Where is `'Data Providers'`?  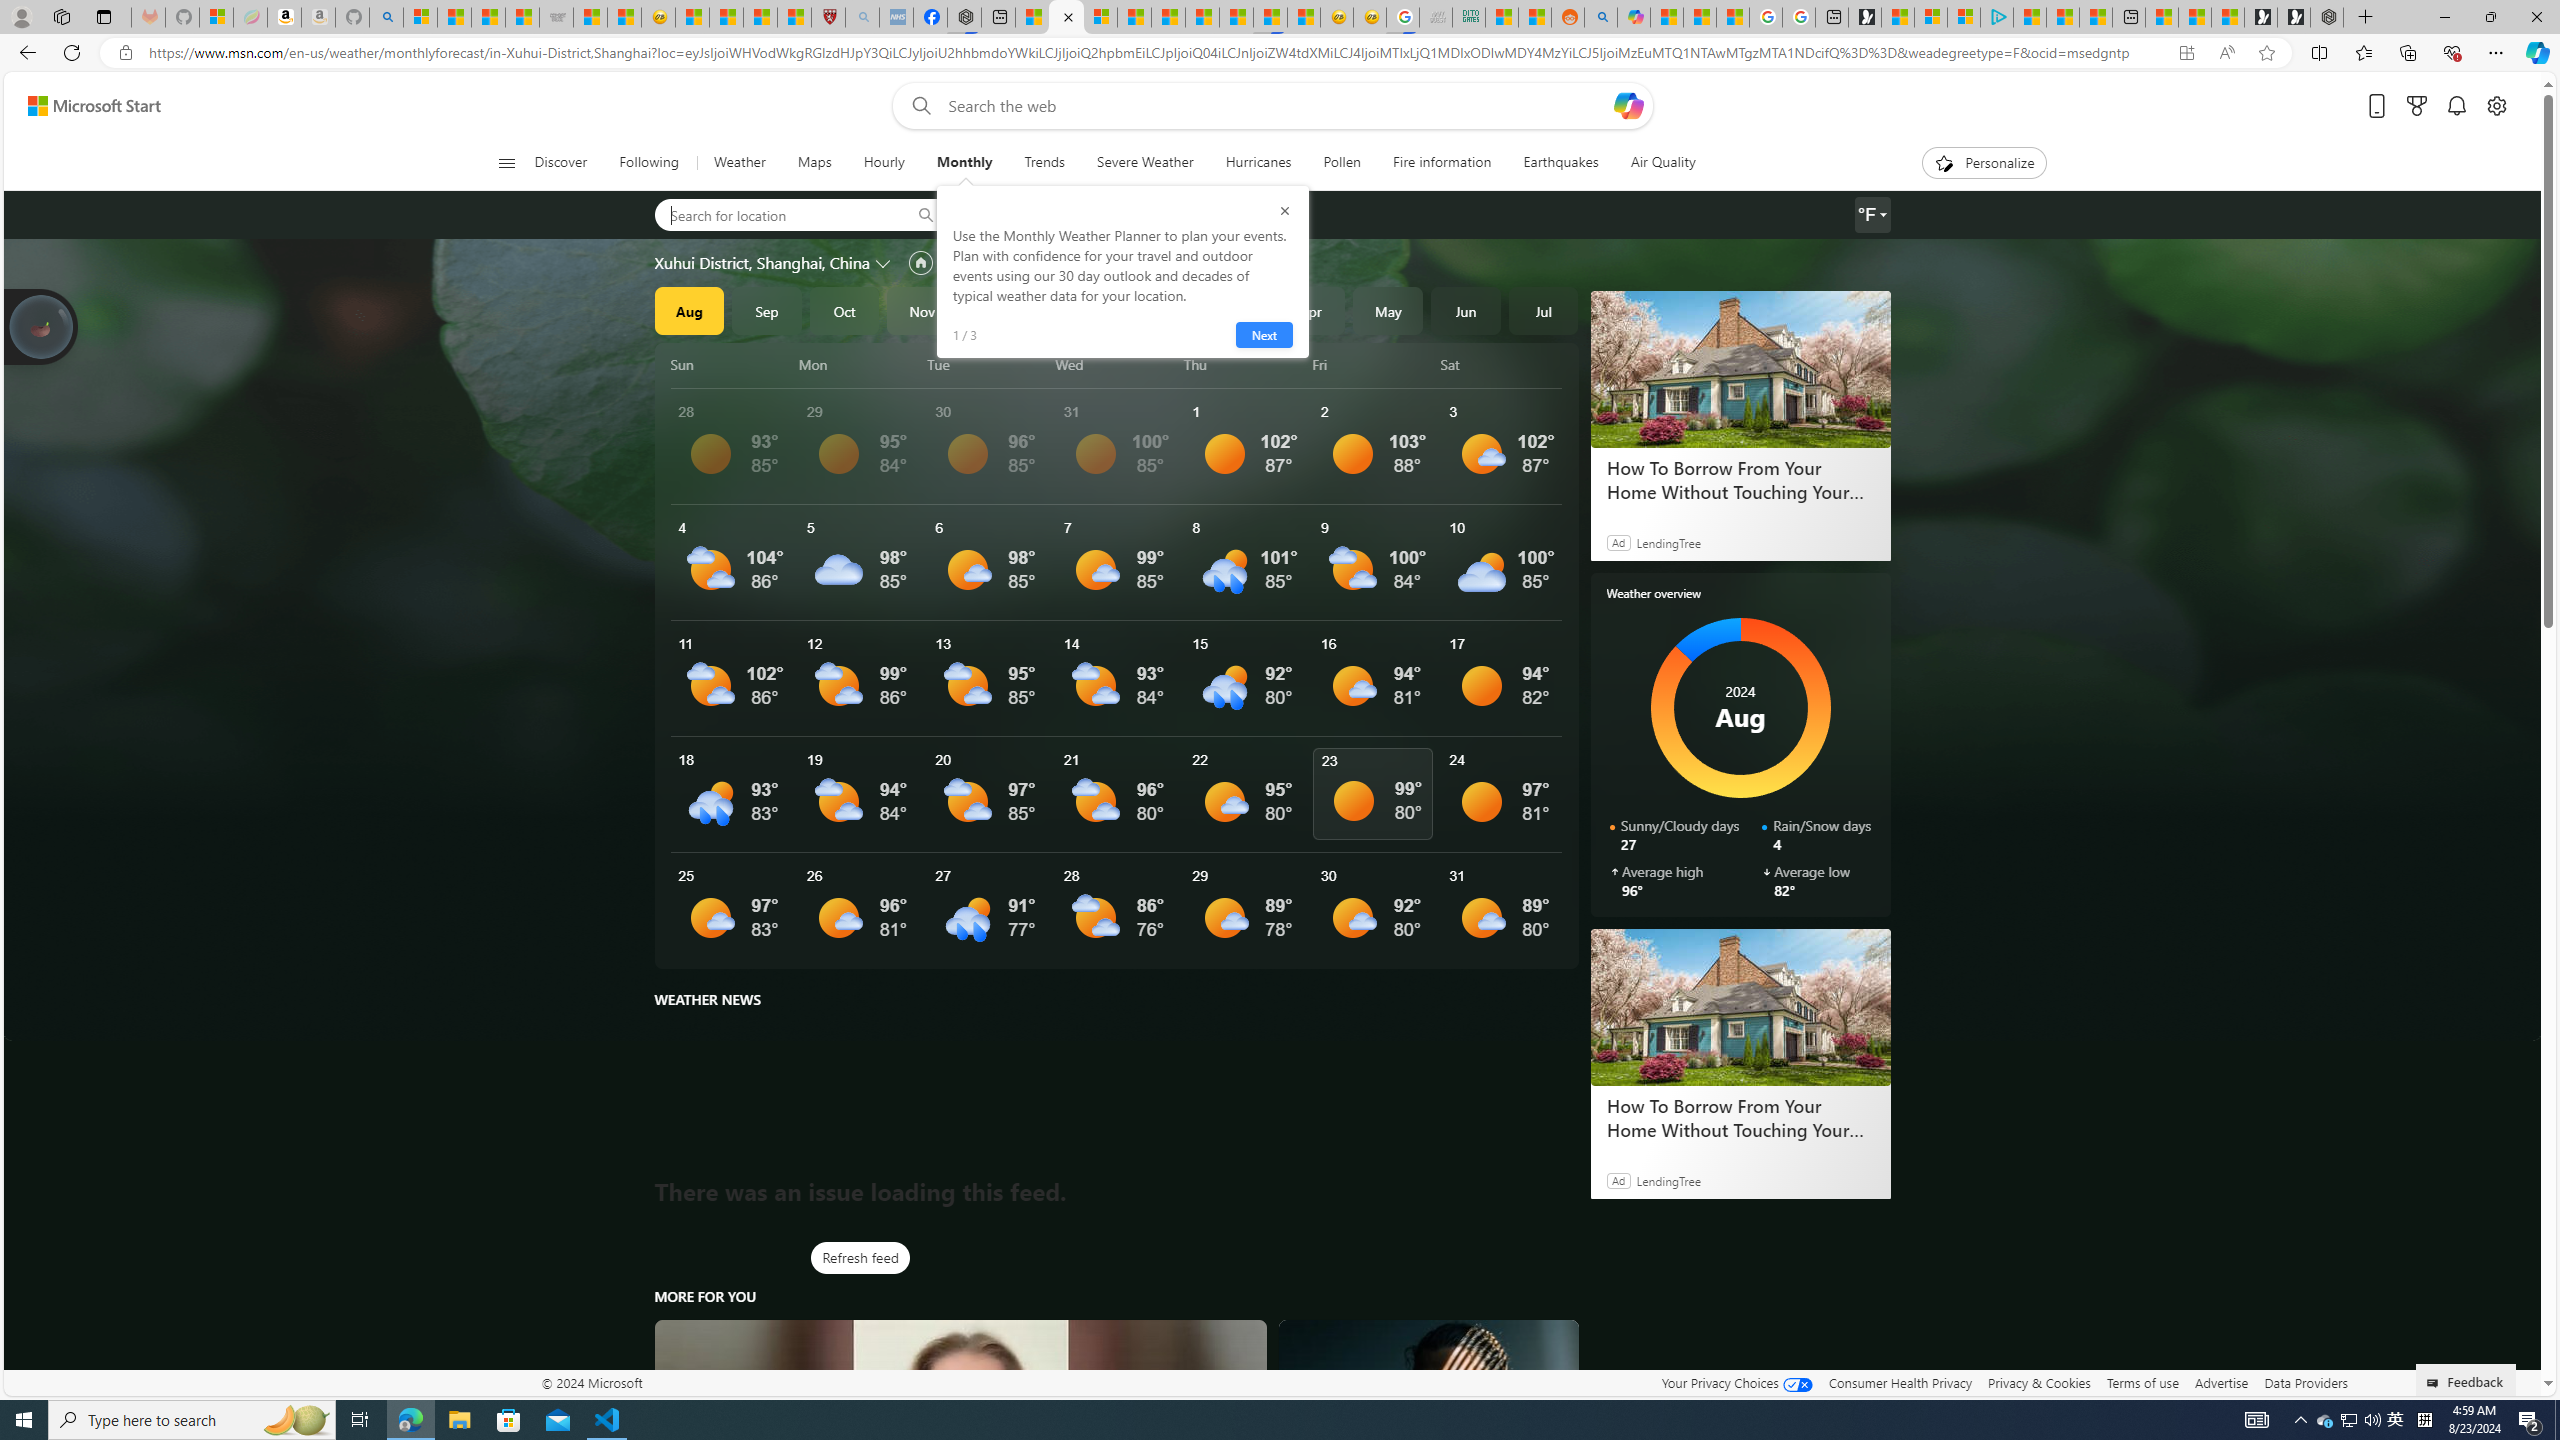
'Data Providers' is located at coordinates (2304, 1382).